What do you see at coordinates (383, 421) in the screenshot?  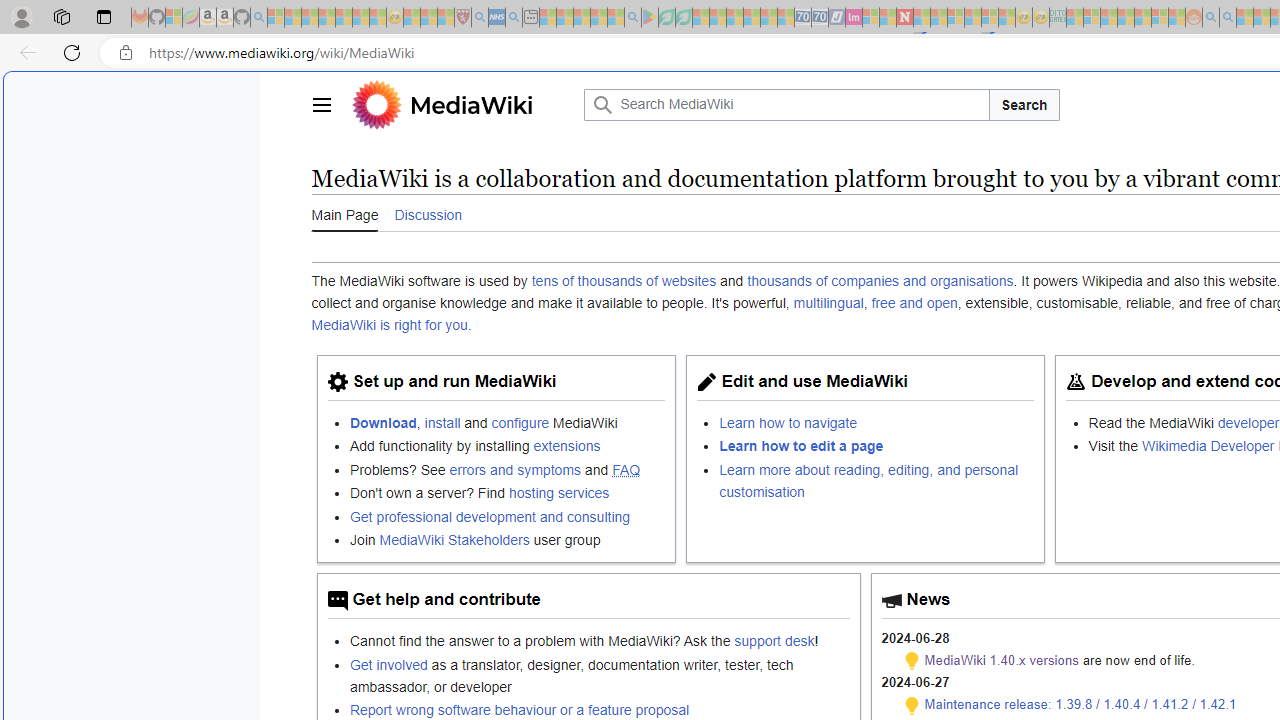 I see `'Download'` at bounding box center [383, 421].